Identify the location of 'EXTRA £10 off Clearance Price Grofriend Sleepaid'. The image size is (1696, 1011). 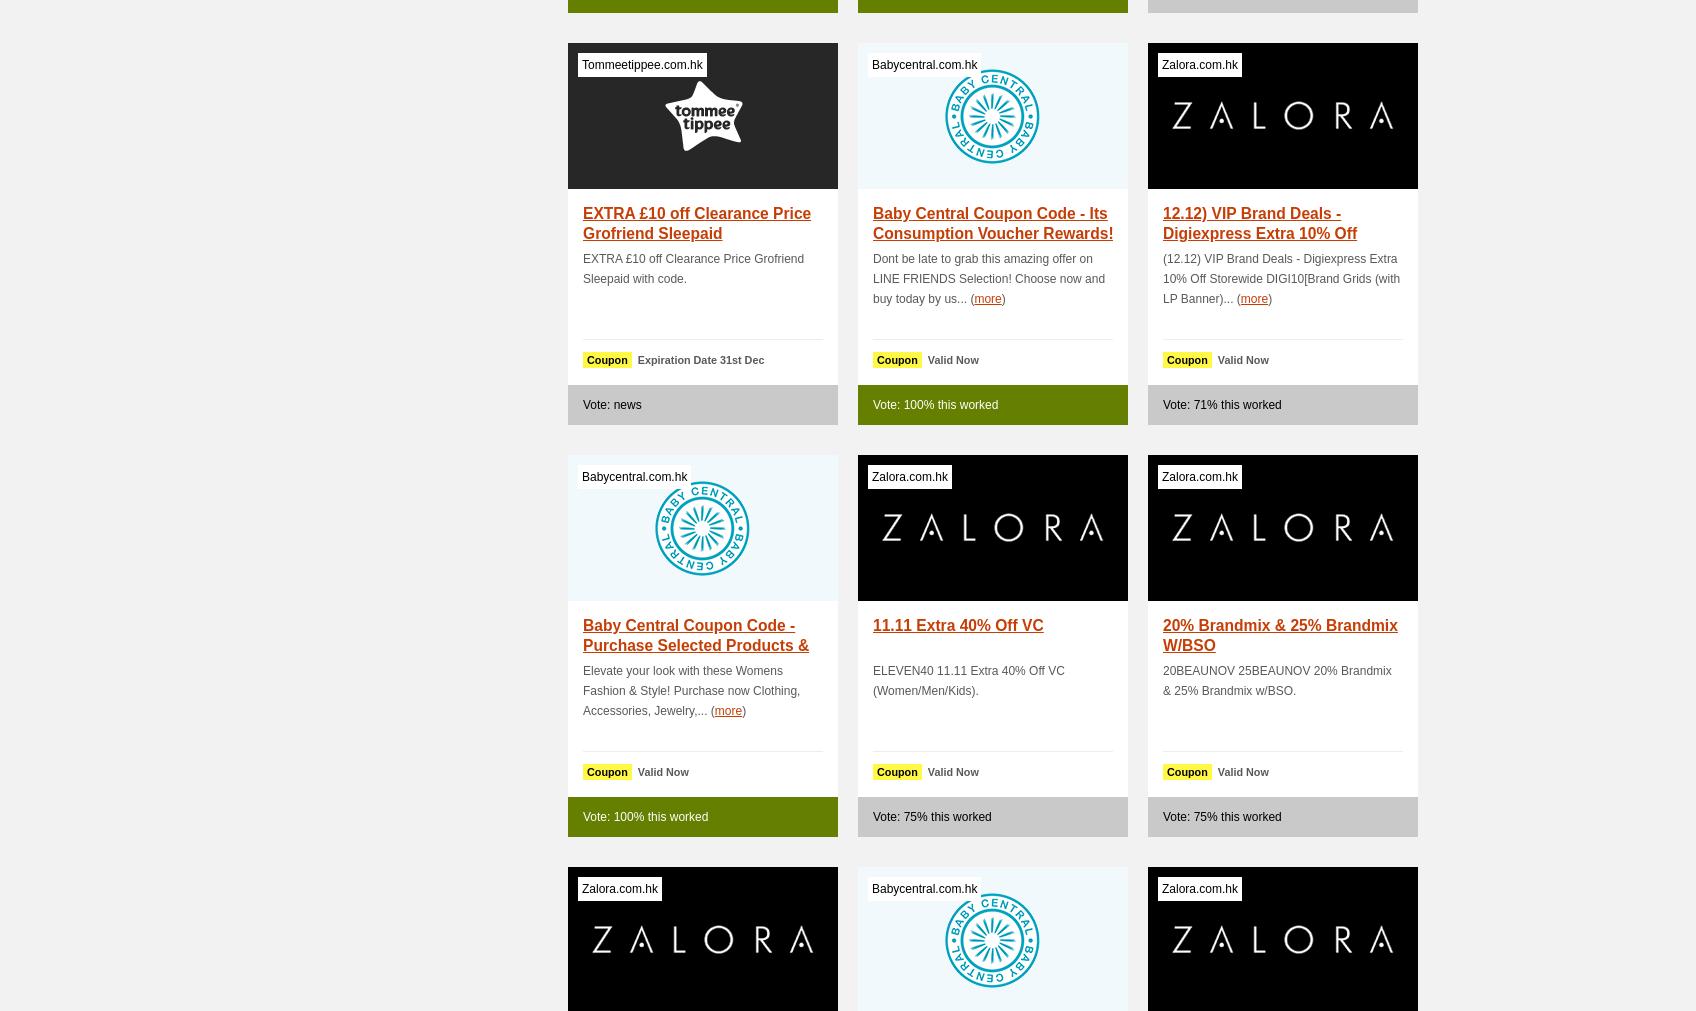
(696, 223).